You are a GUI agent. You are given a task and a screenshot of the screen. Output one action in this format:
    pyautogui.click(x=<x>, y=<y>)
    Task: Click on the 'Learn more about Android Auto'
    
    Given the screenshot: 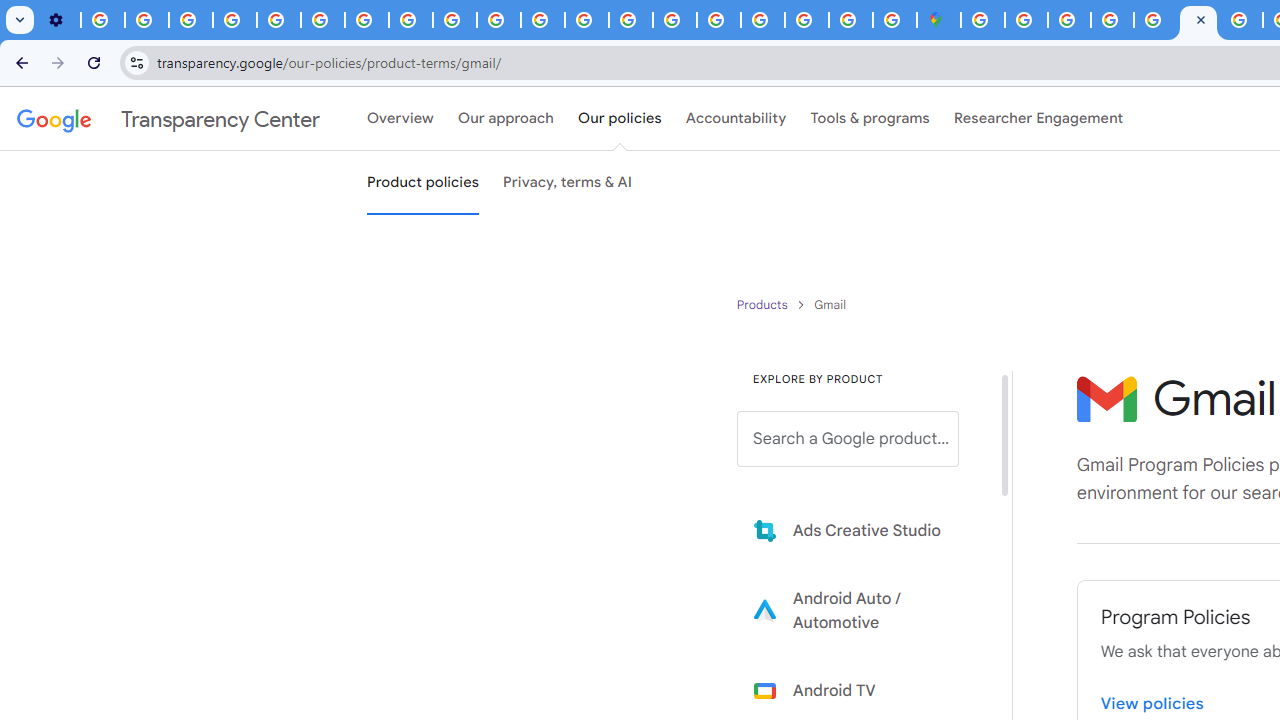 What is the action you would take?
    pyautogui.click(x=862, y=609)
    